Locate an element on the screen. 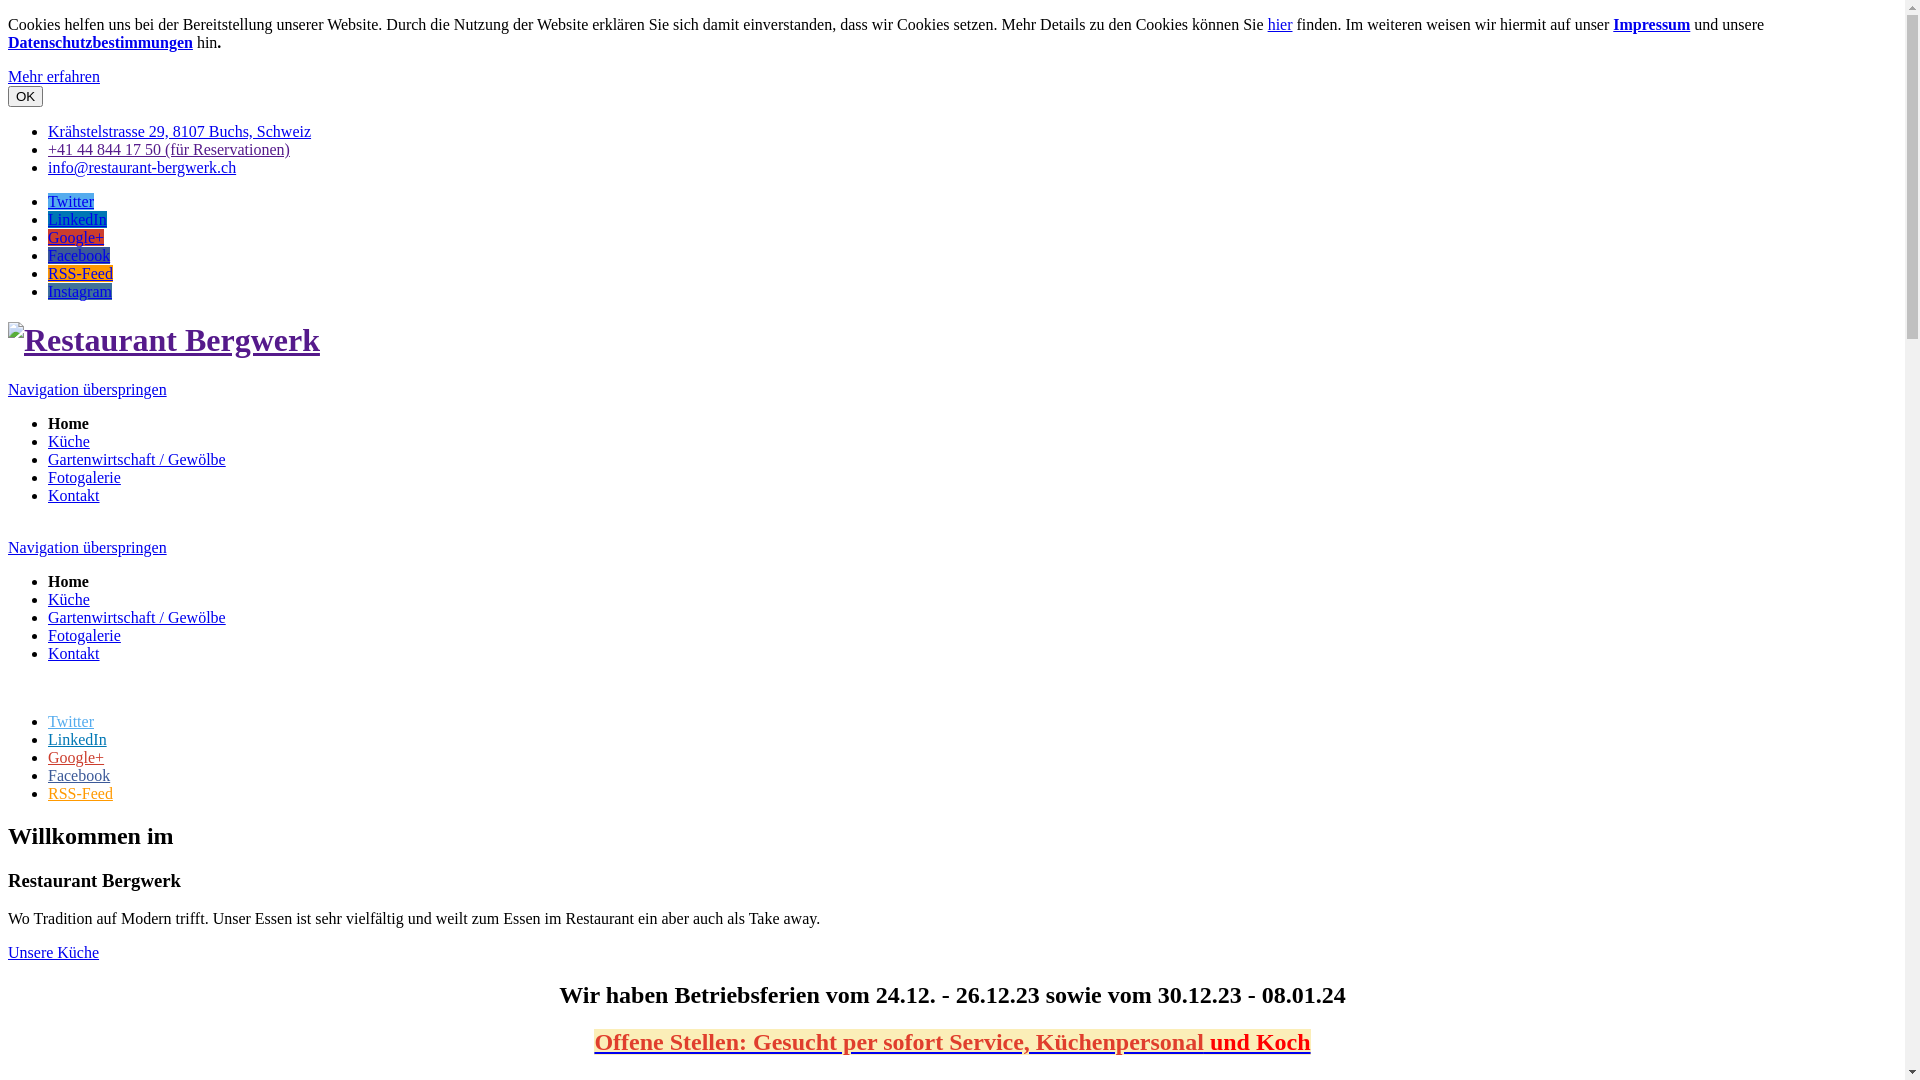 The image size is (1920, 1080). ' ' is located at coordinates (9, 686).